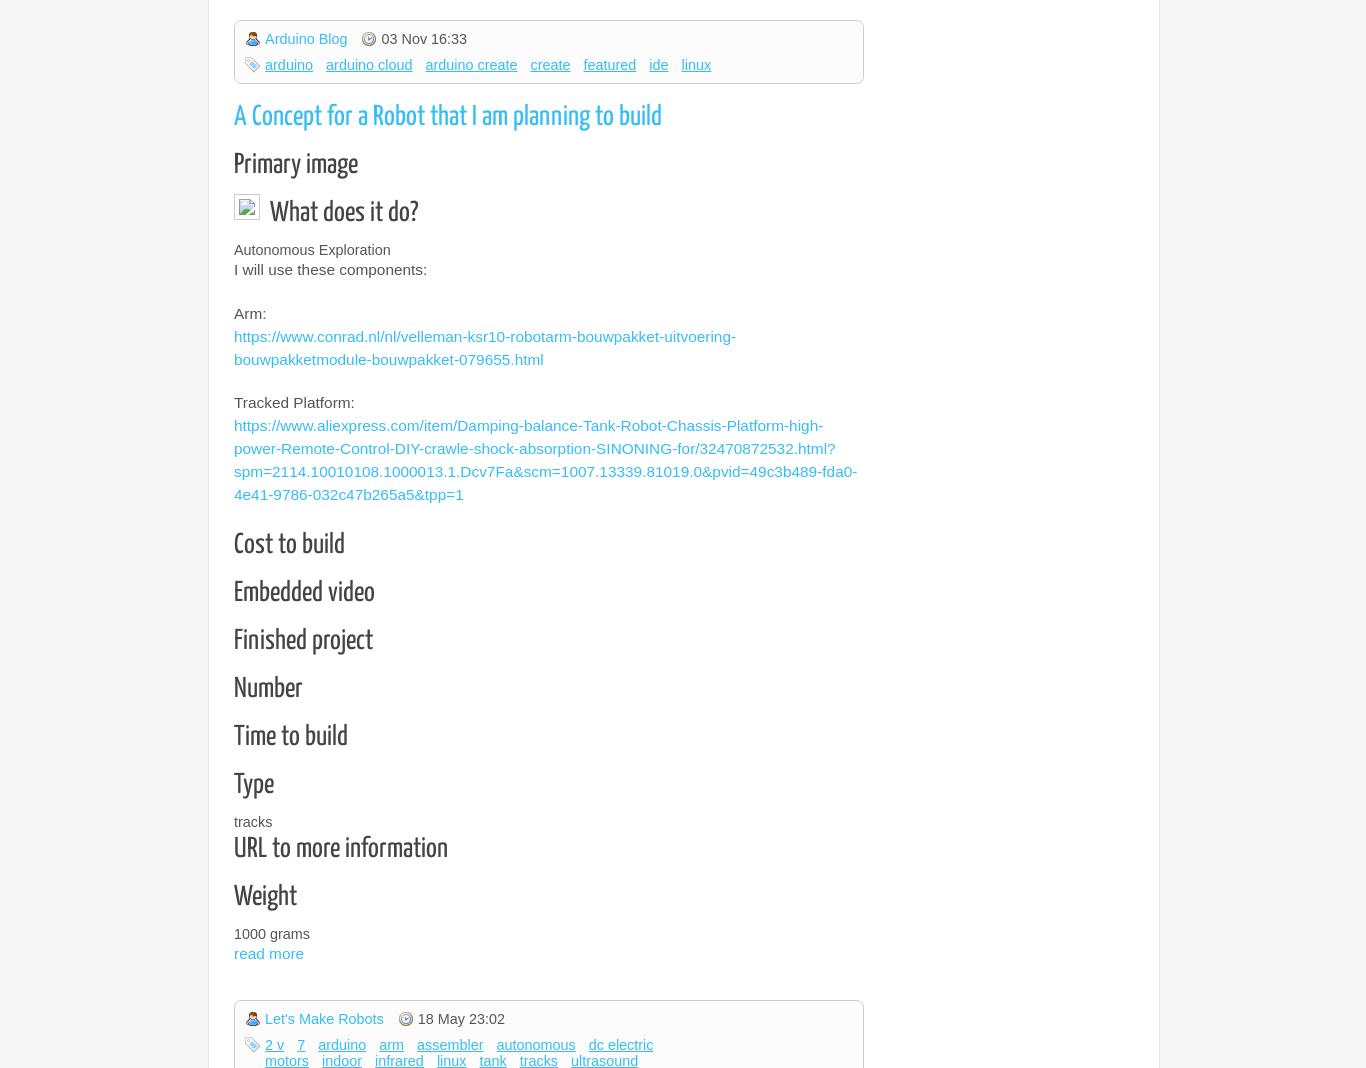 The image size is (1366, 1068). What do you see at coordinates (447, 116) in the screenshot?
I see `'A Concept for a Robot that I am planning to build'` at bounding box center [447, 116].